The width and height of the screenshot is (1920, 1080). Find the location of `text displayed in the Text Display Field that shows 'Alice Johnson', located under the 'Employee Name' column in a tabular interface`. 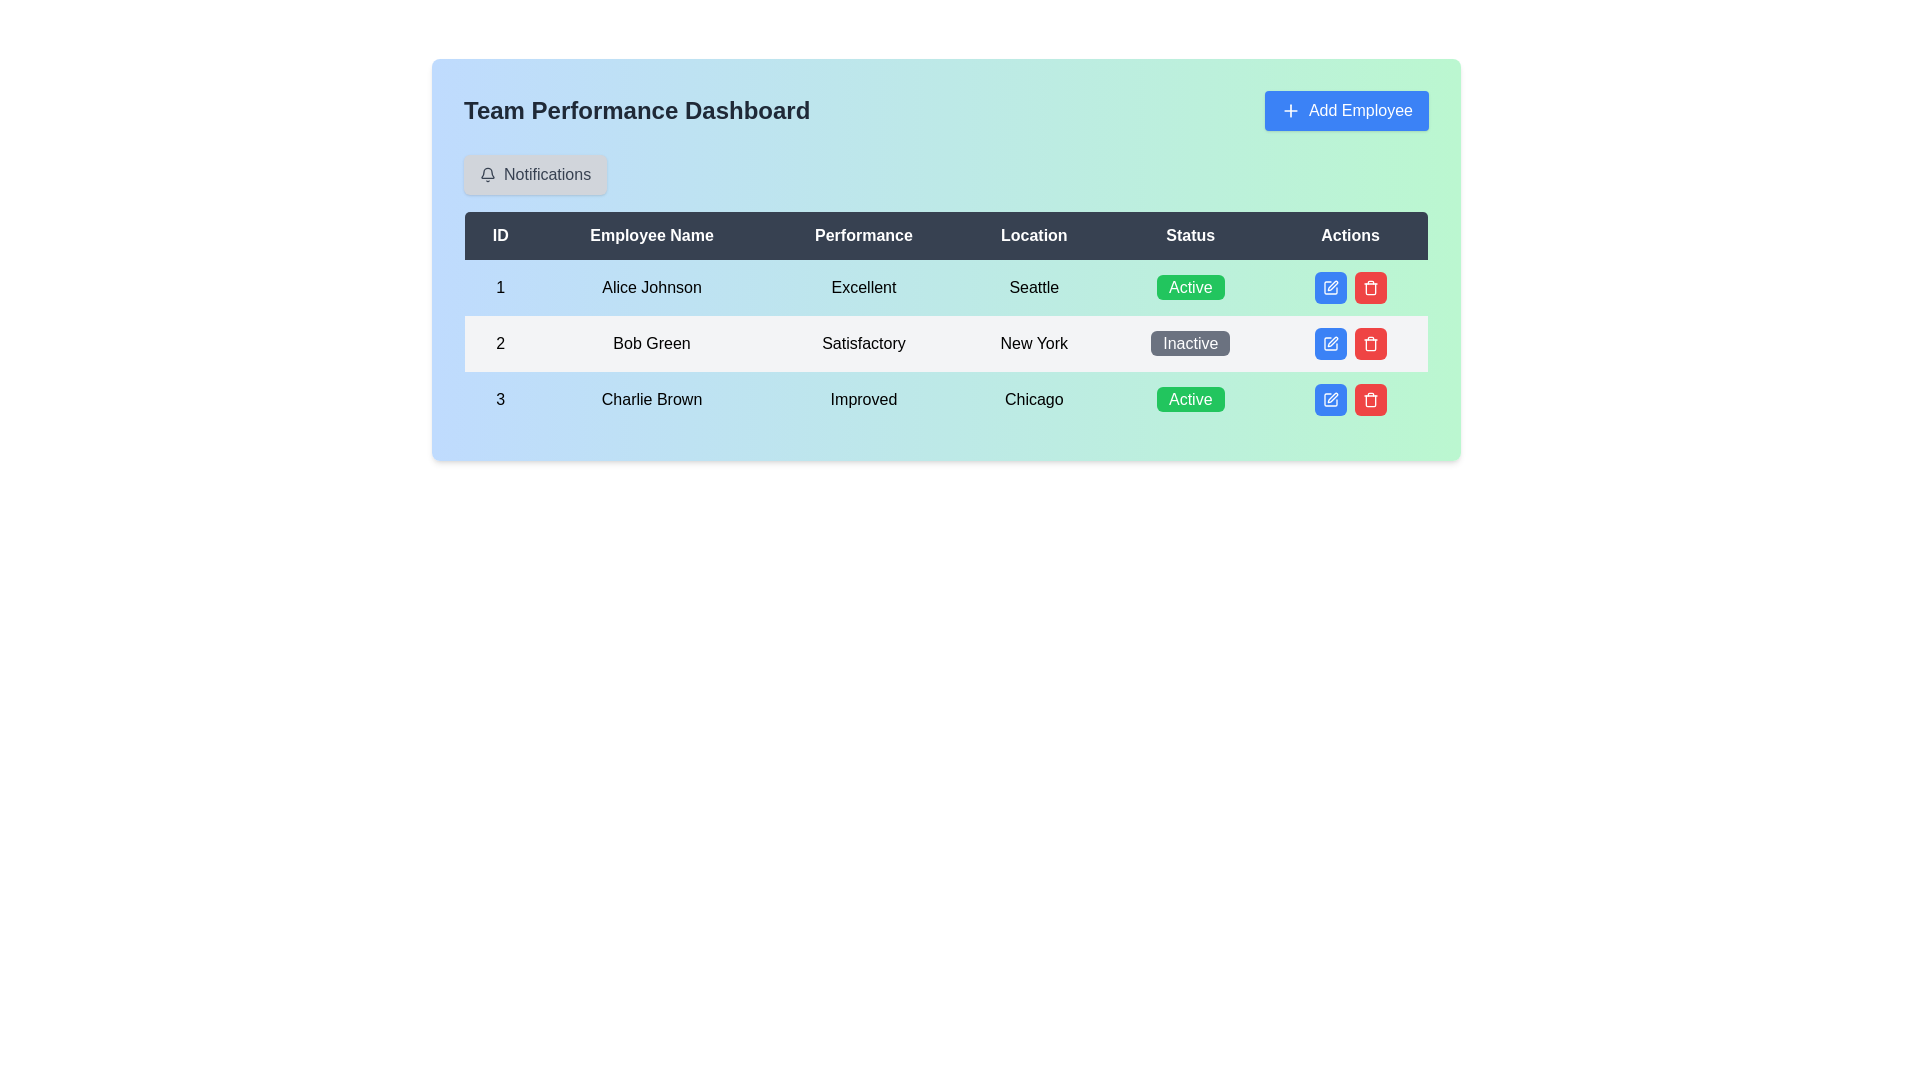

text displayed in the Text Display Field that shows 'Alice Johnson', located under the 'Employee Name' column in a tabular interface is located at coordinates (652, 288).